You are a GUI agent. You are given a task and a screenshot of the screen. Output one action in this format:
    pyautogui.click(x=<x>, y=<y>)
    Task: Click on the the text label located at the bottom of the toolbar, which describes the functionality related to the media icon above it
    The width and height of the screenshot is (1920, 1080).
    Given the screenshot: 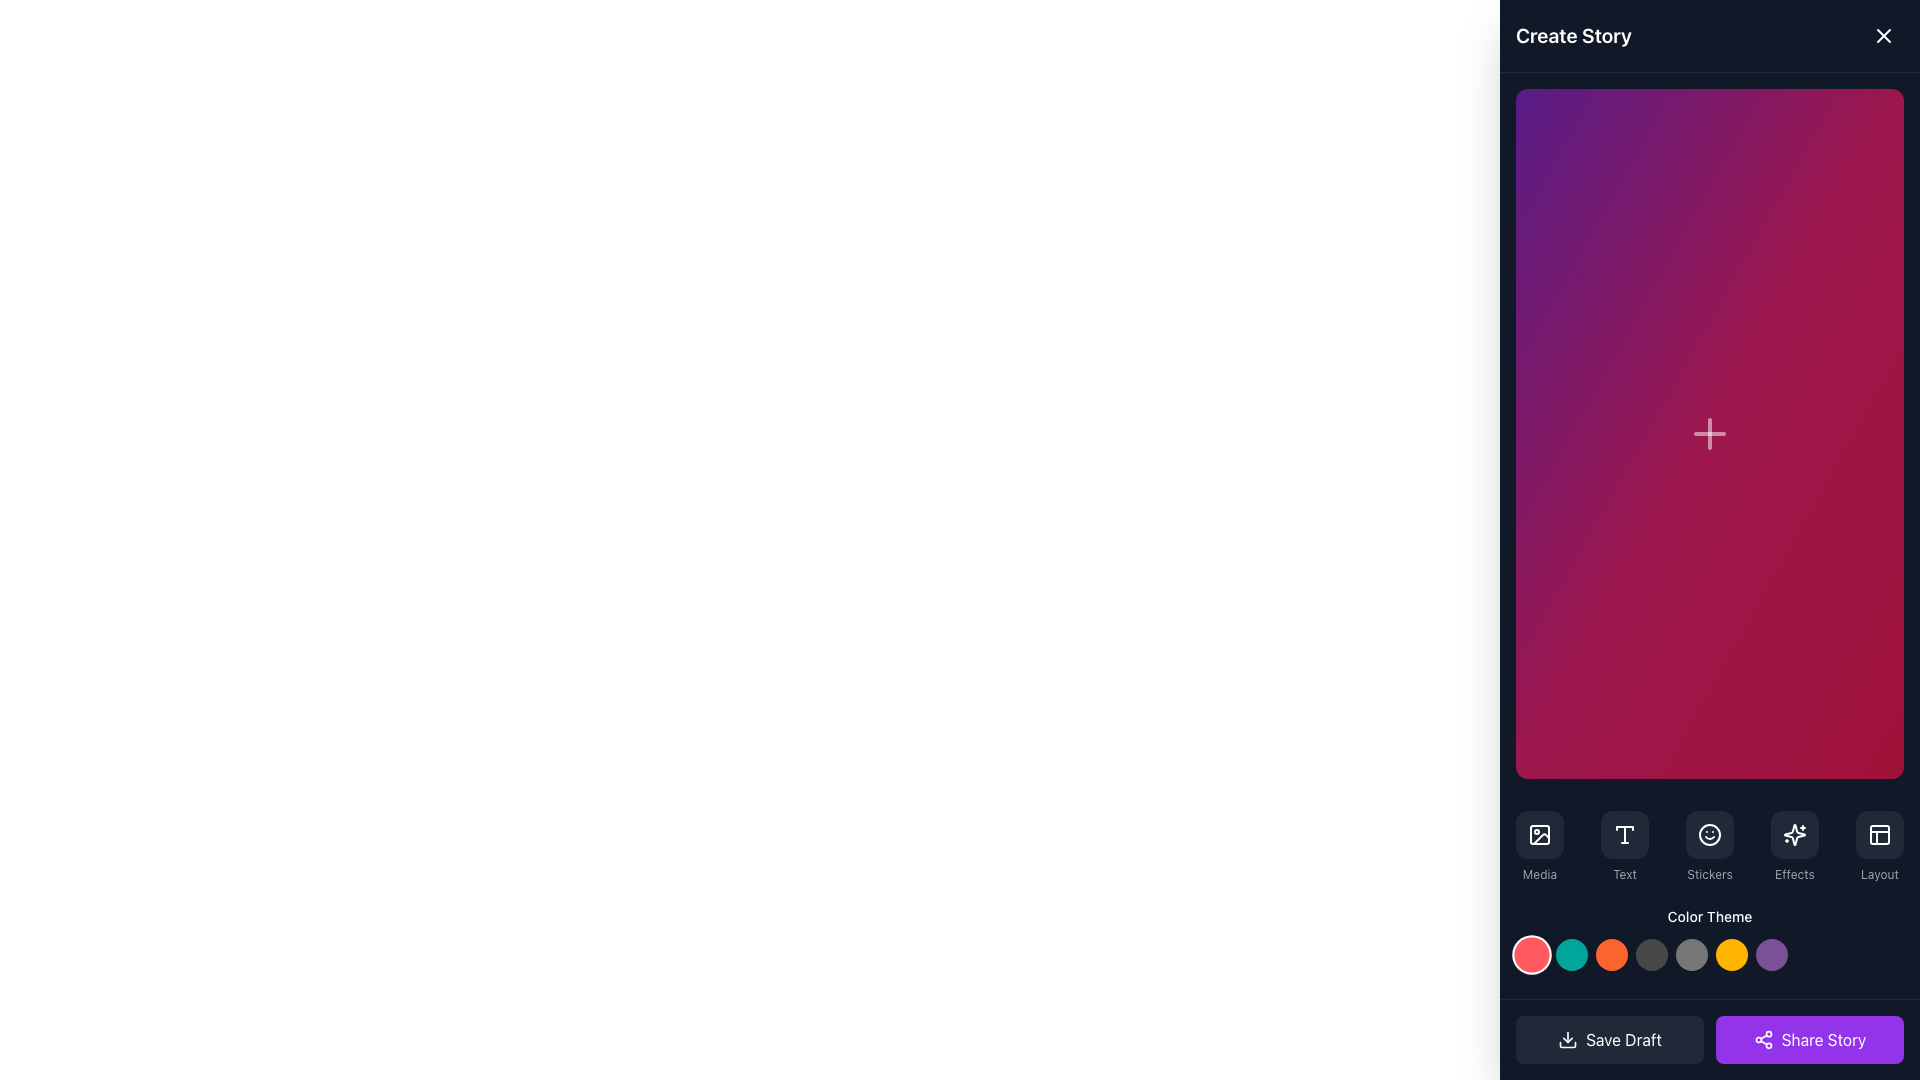 What is the action you would take?
    pyautogui.click(x=1539, y=873)
    